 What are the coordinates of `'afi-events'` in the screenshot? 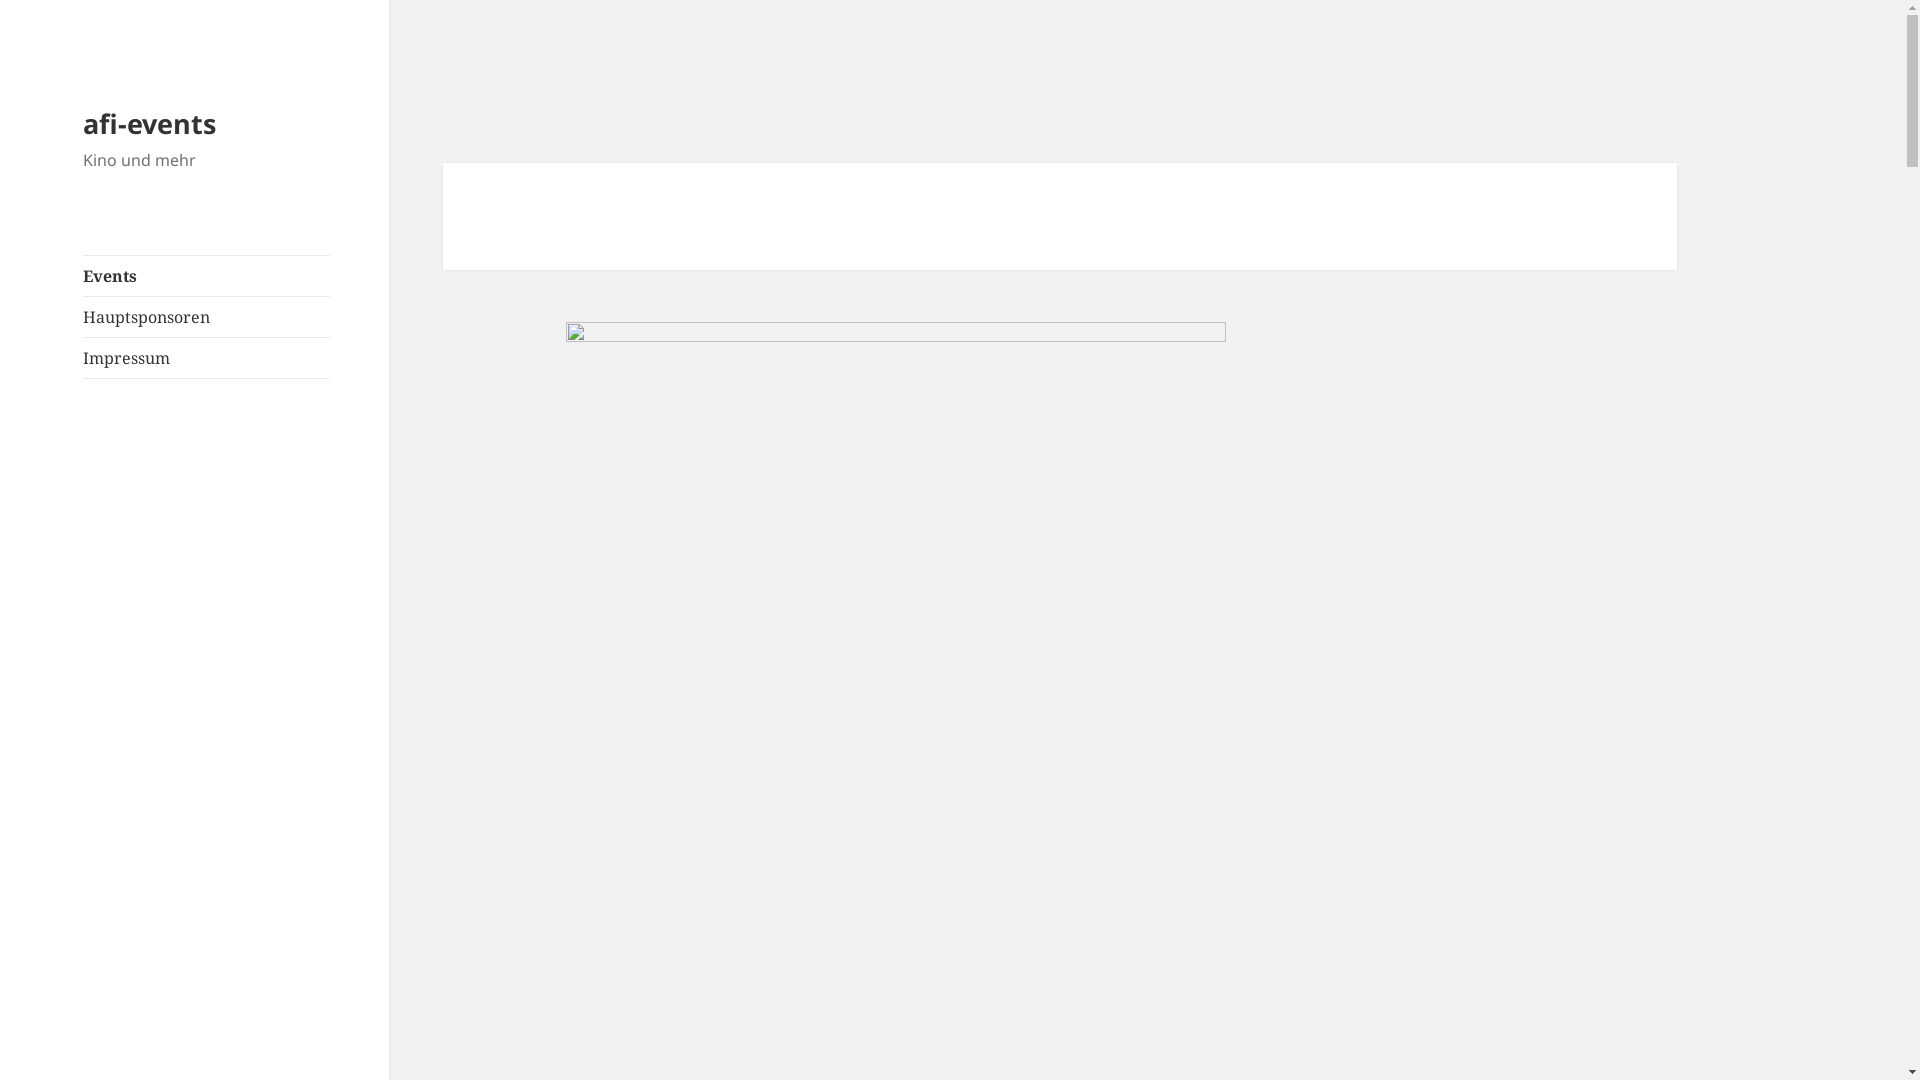 It's located at (81, 123).